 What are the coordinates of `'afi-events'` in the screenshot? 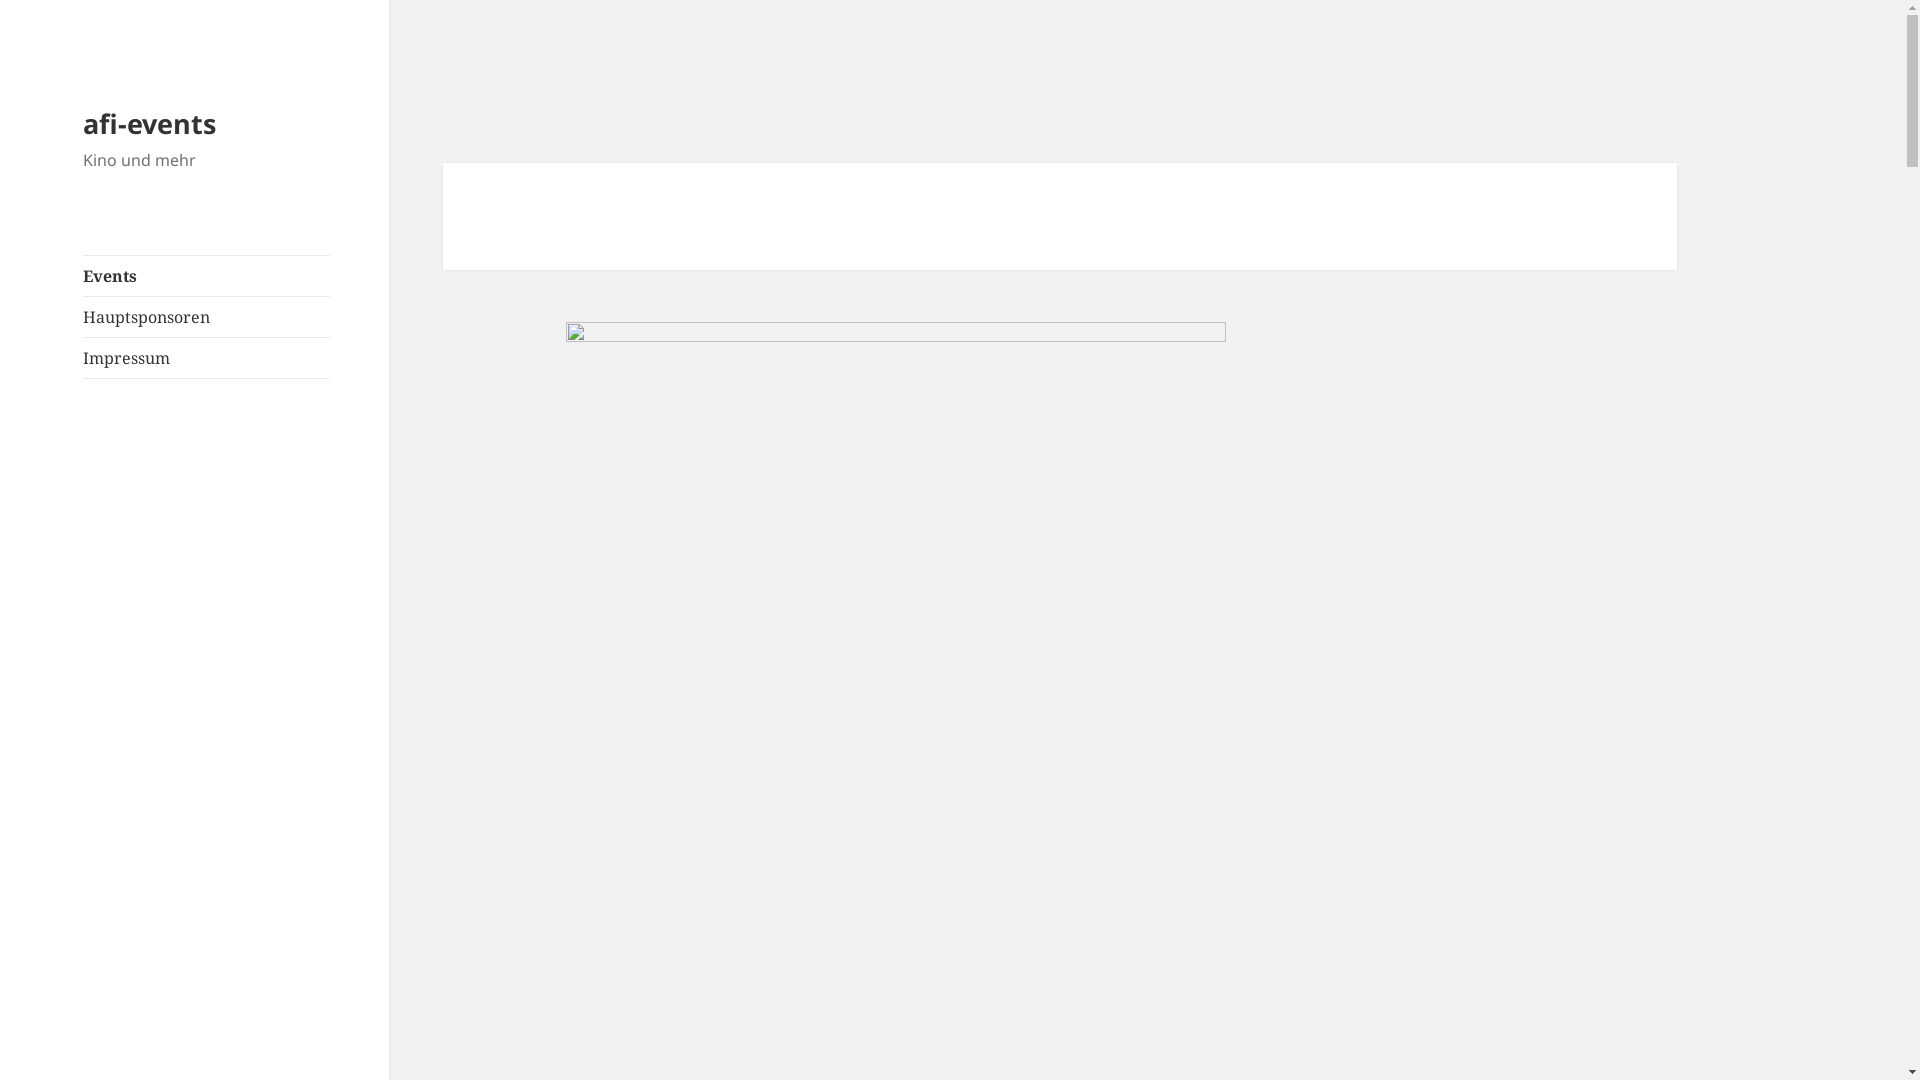 It's located at (81, 123).